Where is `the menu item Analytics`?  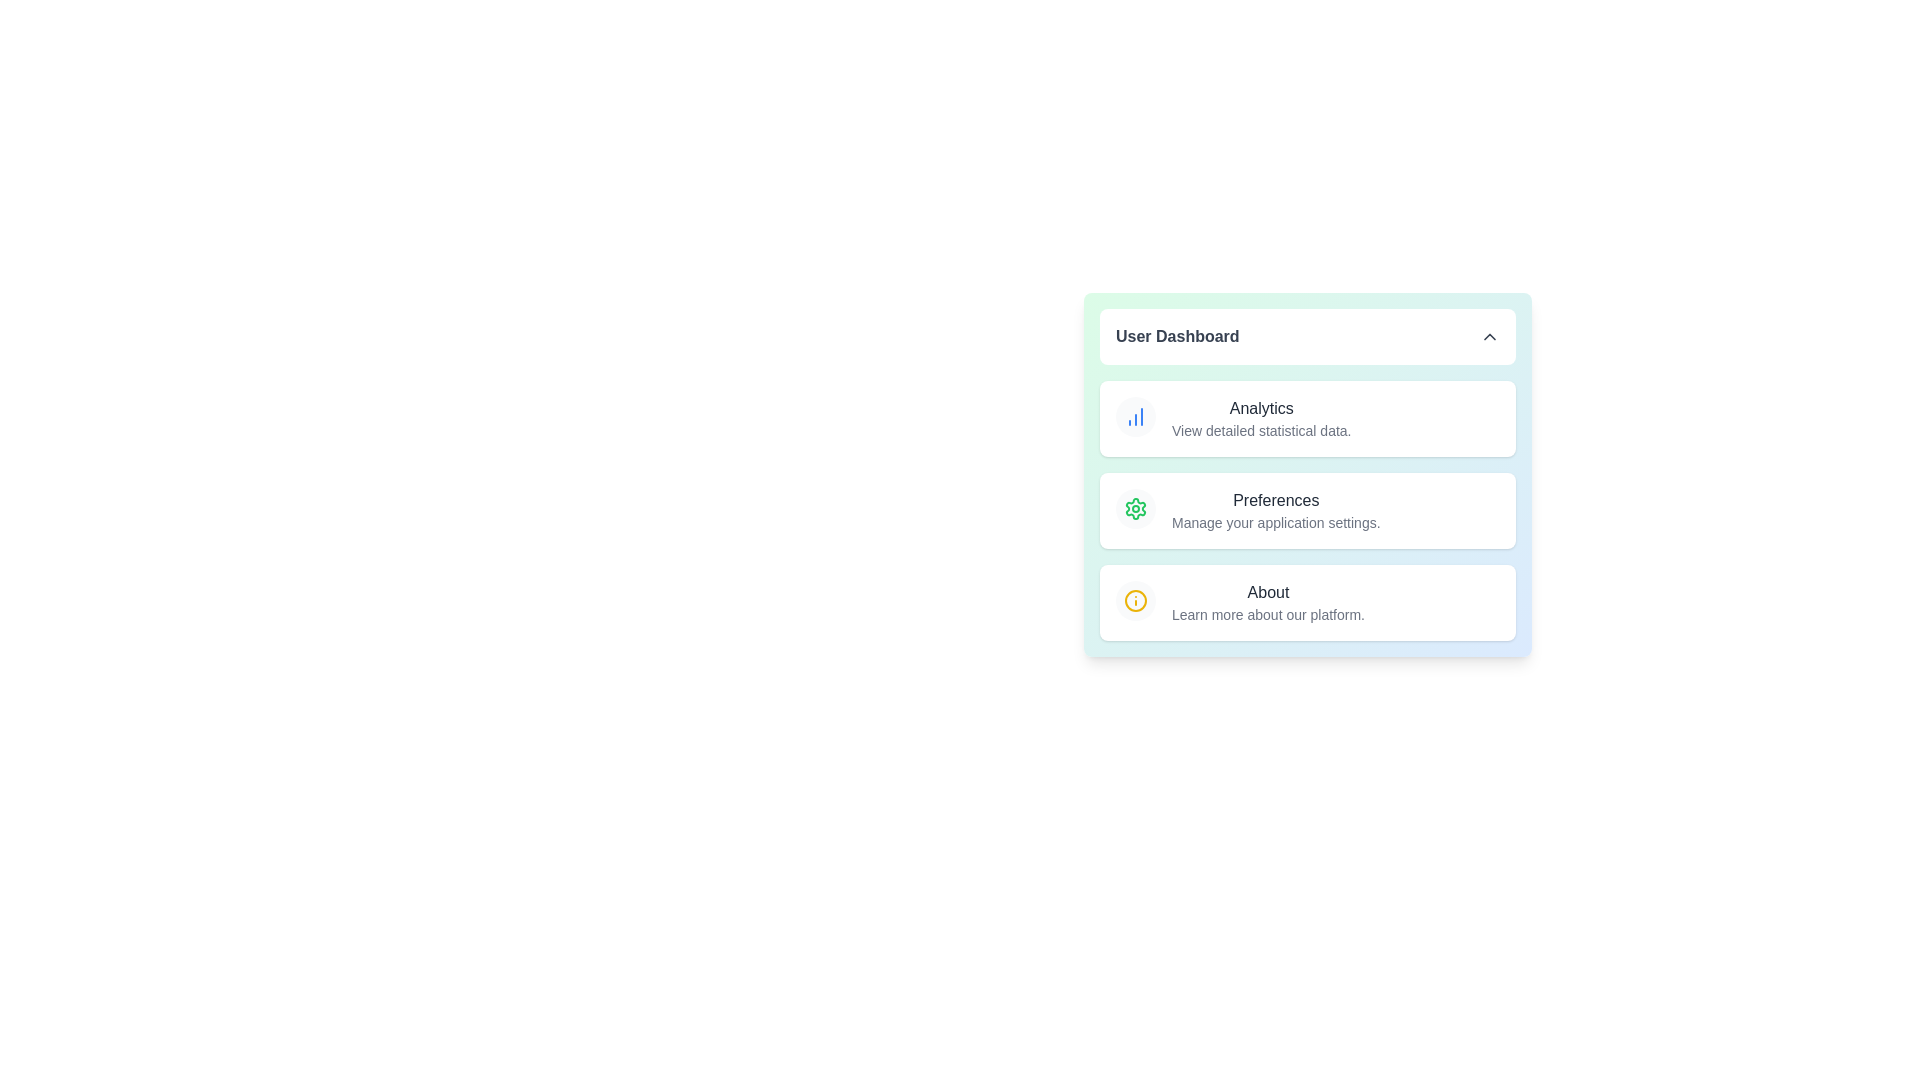 the menu item Analytics is located at coordinates (1308, 418).